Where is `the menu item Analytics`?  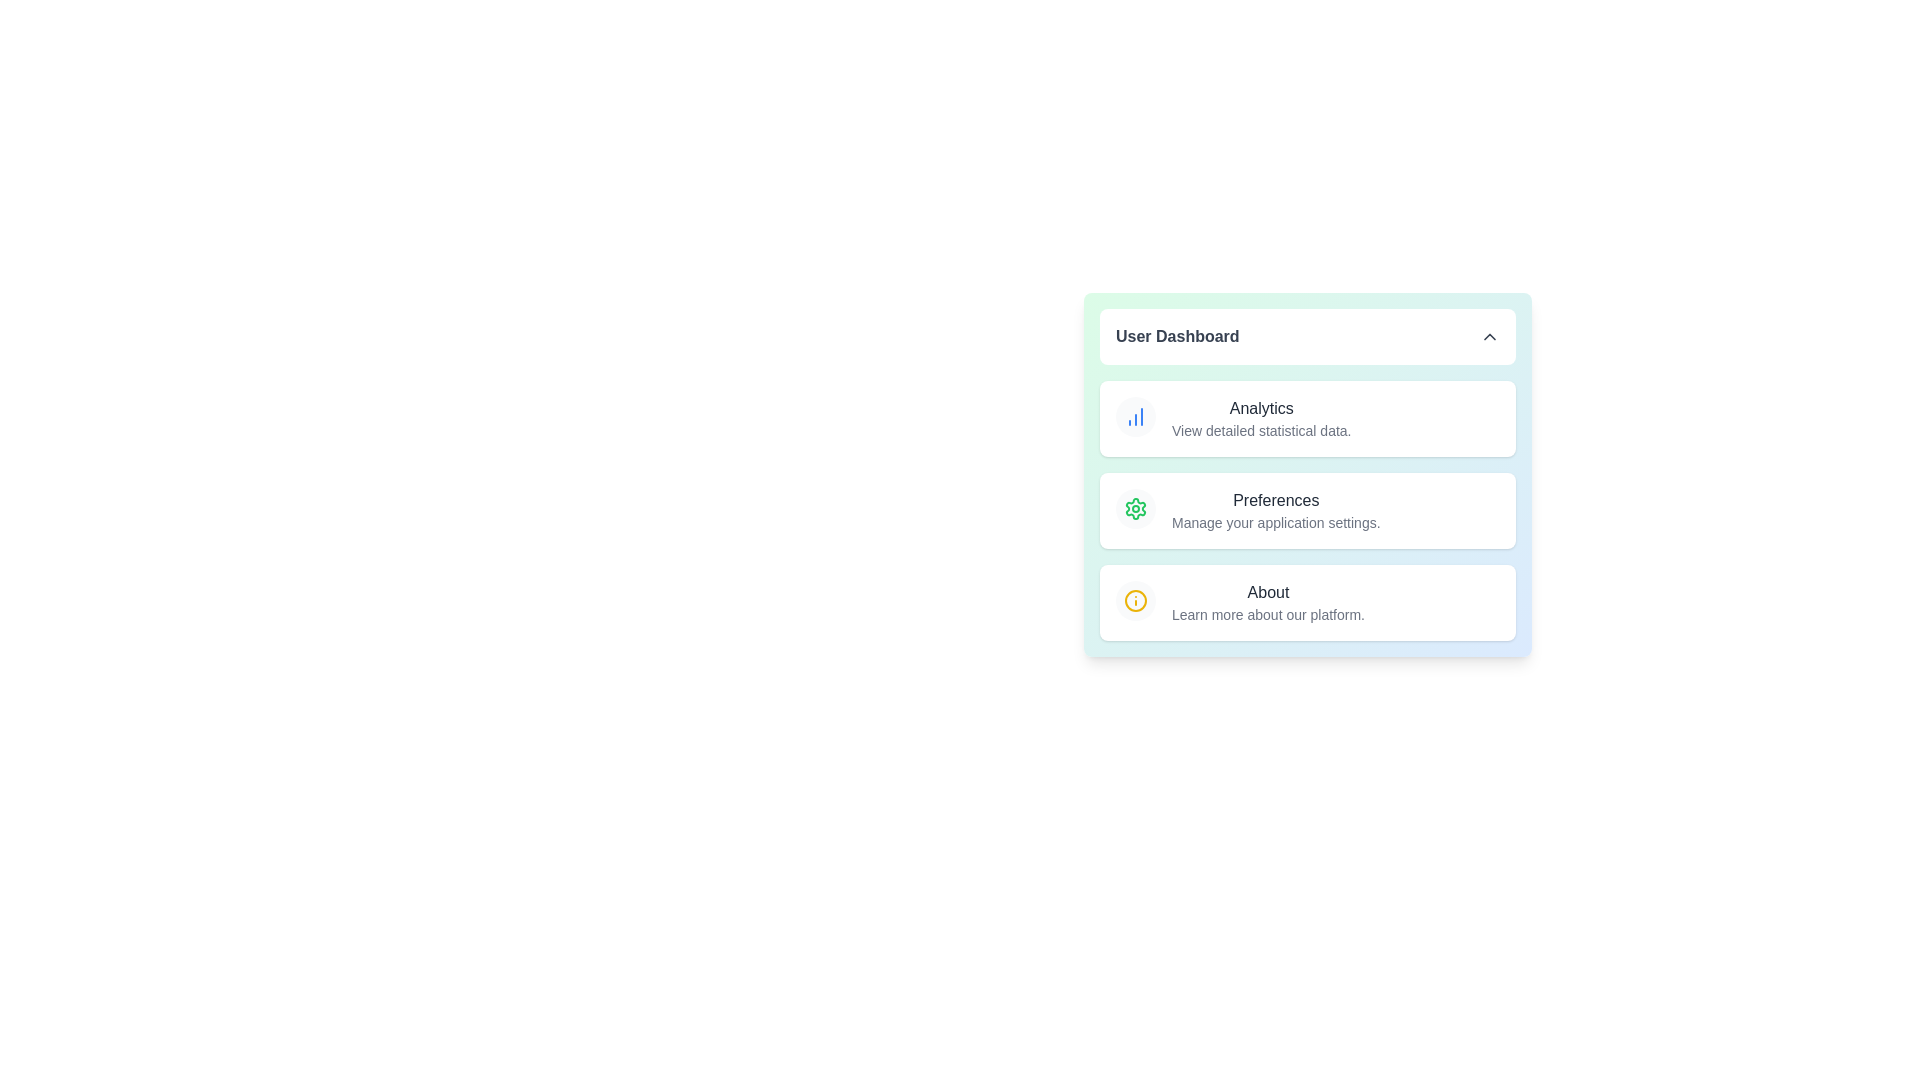 the menu item Analytics is located at coordinates (1308, 418).